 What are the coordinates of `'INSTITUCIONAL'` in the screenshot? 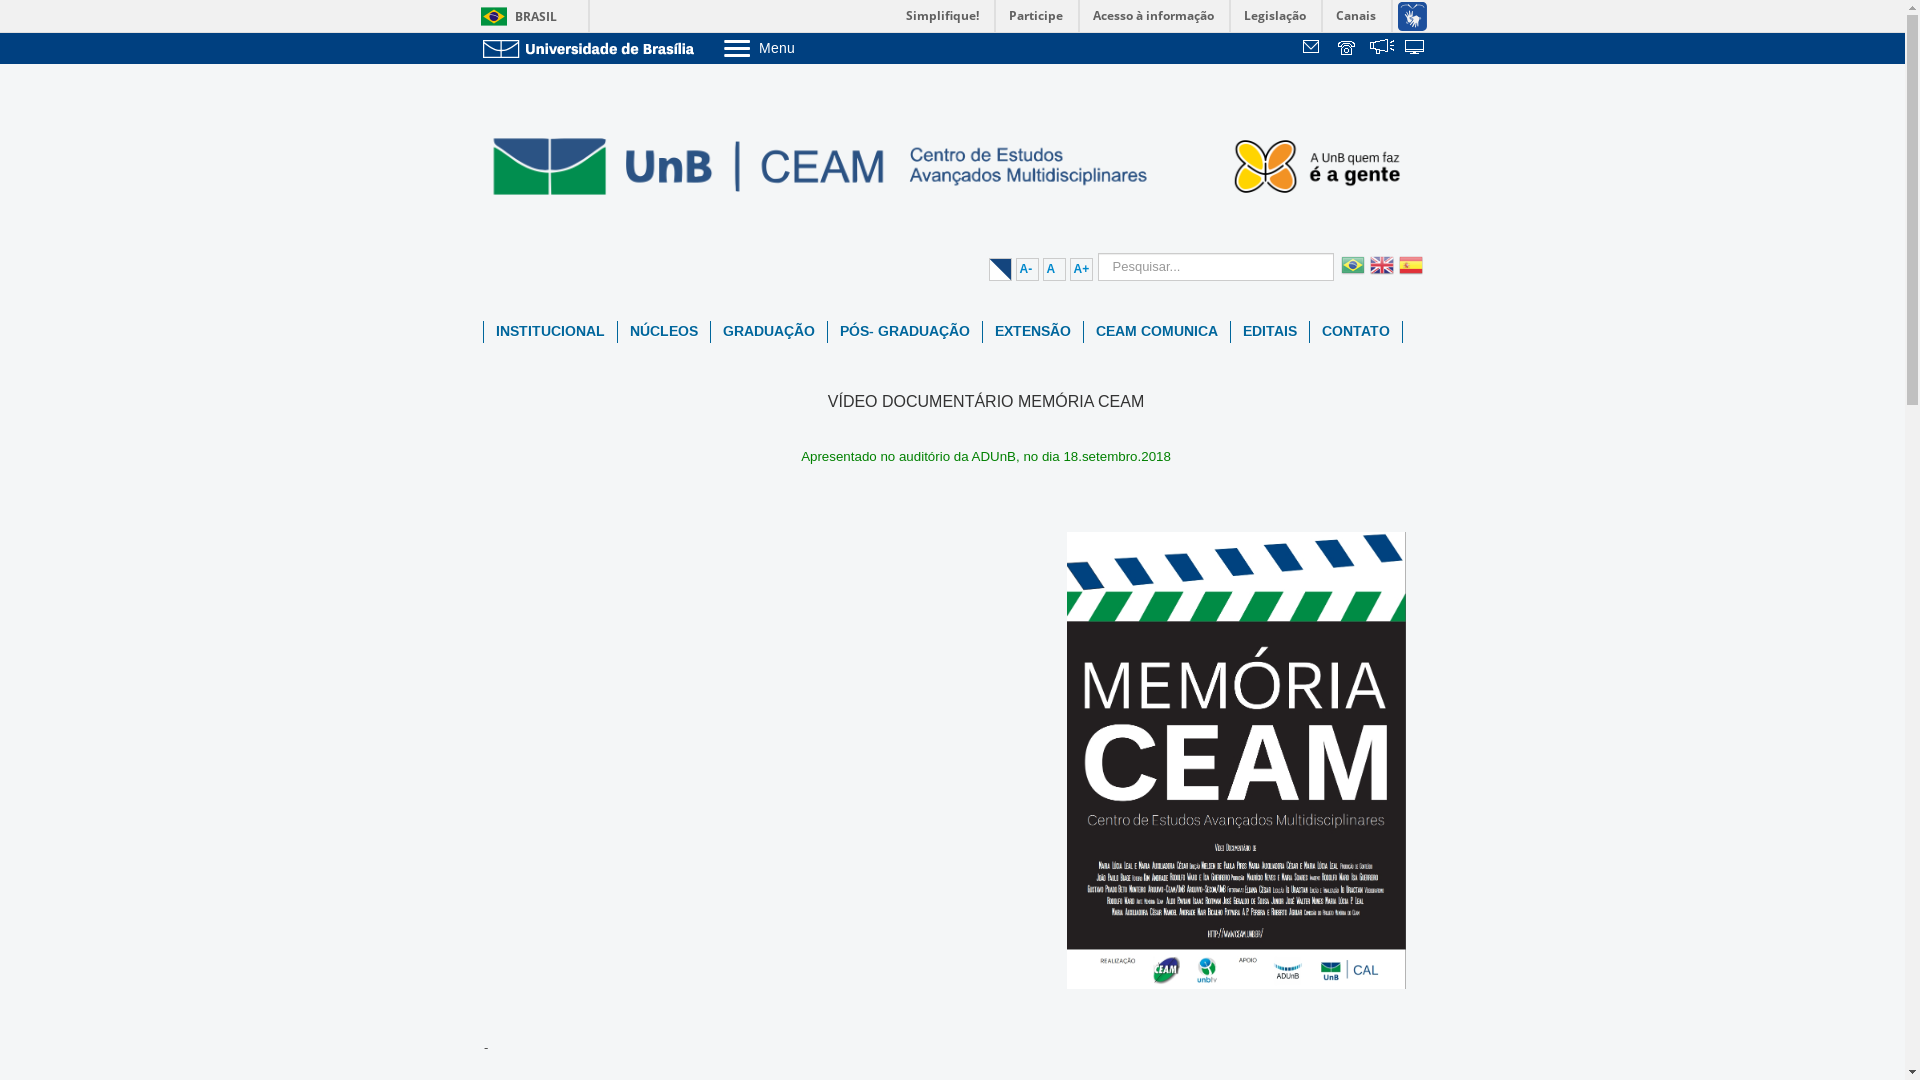 It's located at (550, 330).